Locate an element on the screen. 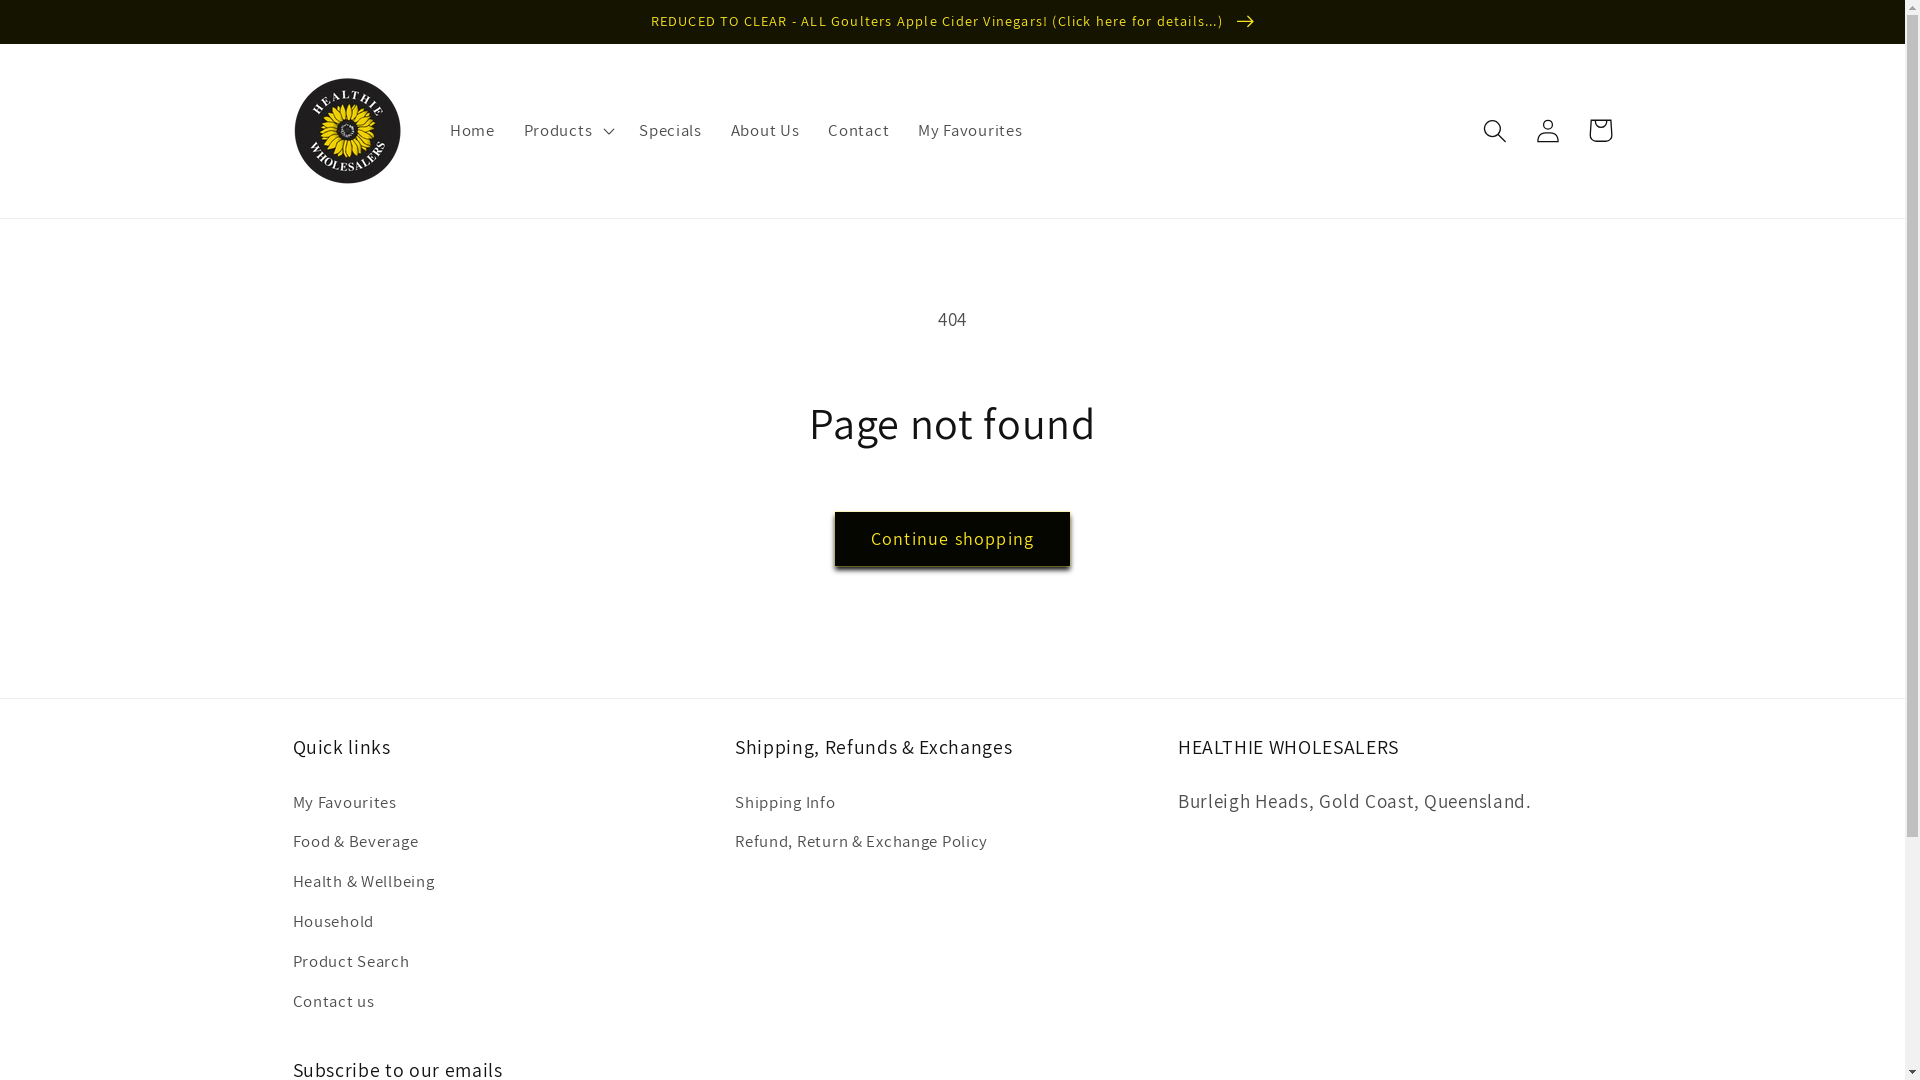 Image resolution: width=1920 pixels, height=1080 pixels. 'Continue shopping' is located at coordinates (835, 538).